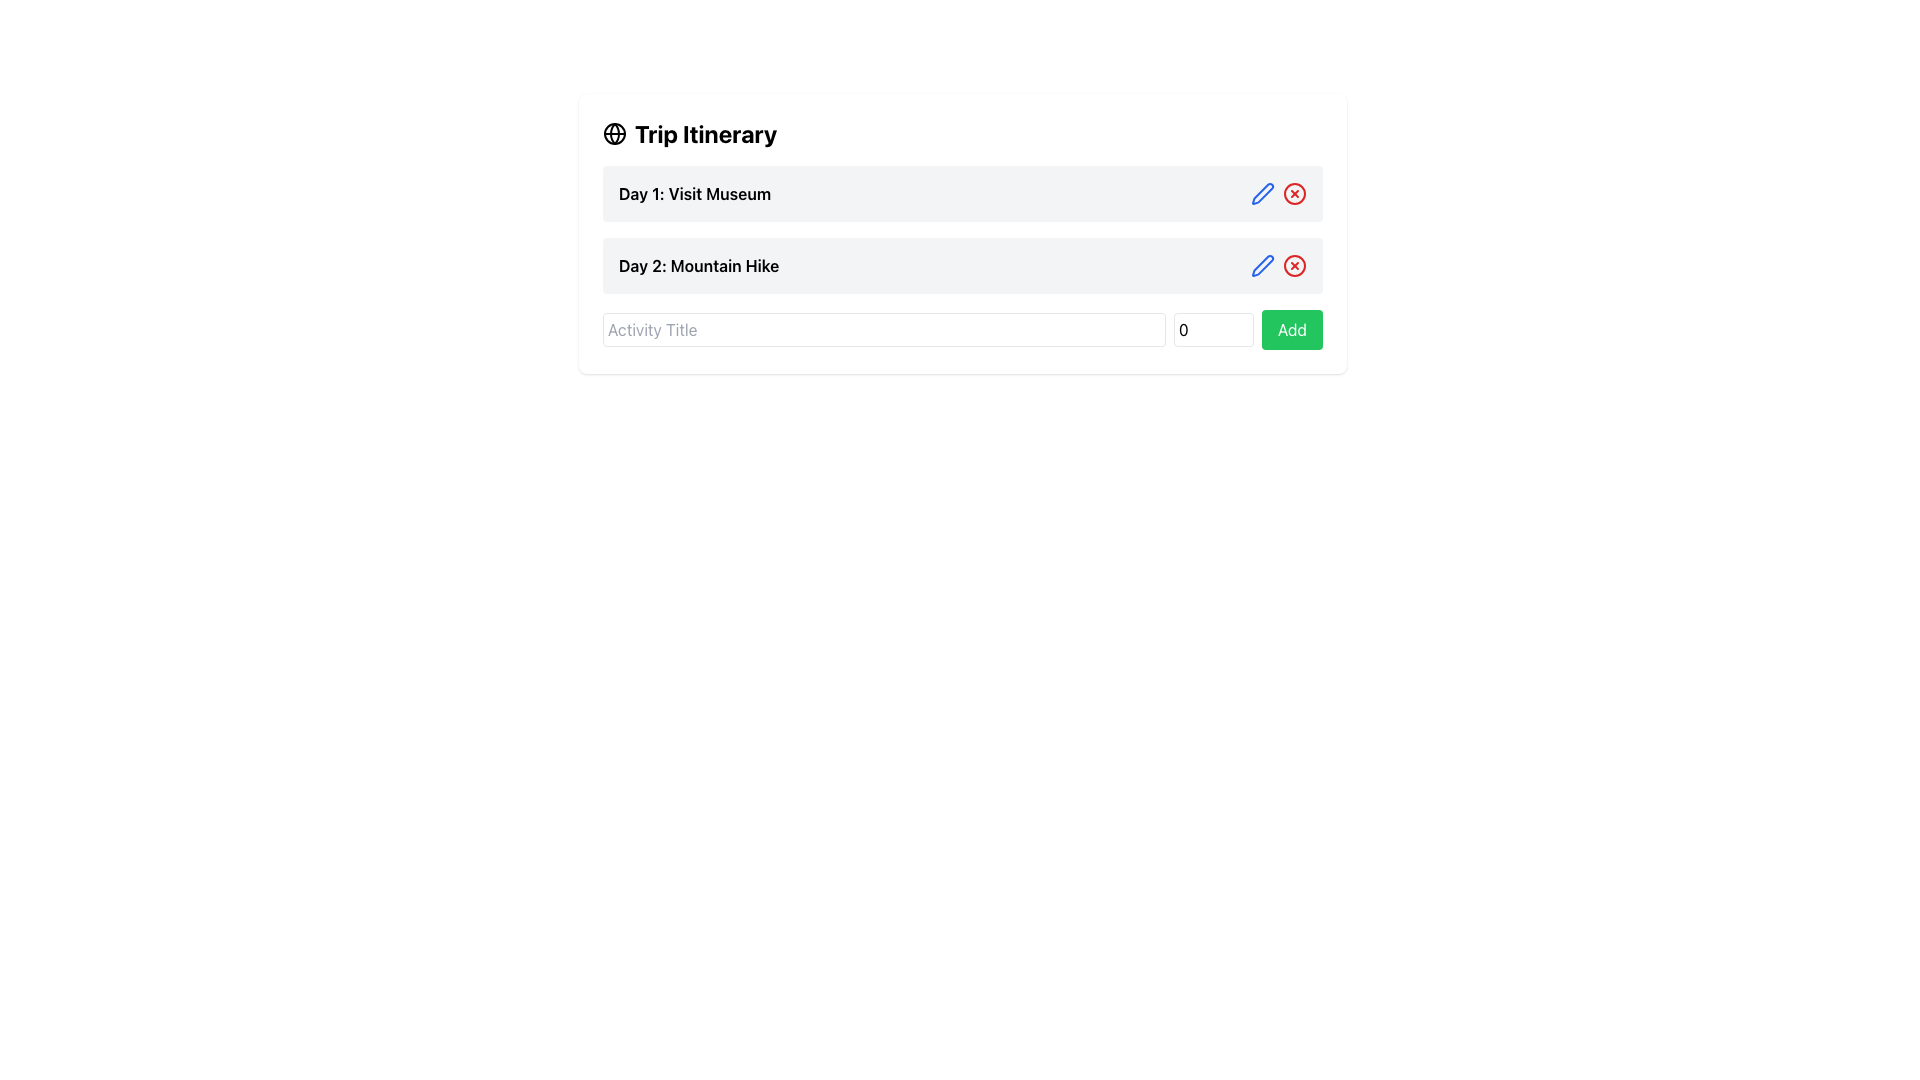  What do you see at coordinates (699, 265) in the screenshot?
I see `the Text Label displaying 'Day 2: Mountain Hike', which is centrally positioned in a vertically aligned list and has interactive icons to its right` at bounding box center [699, 265].